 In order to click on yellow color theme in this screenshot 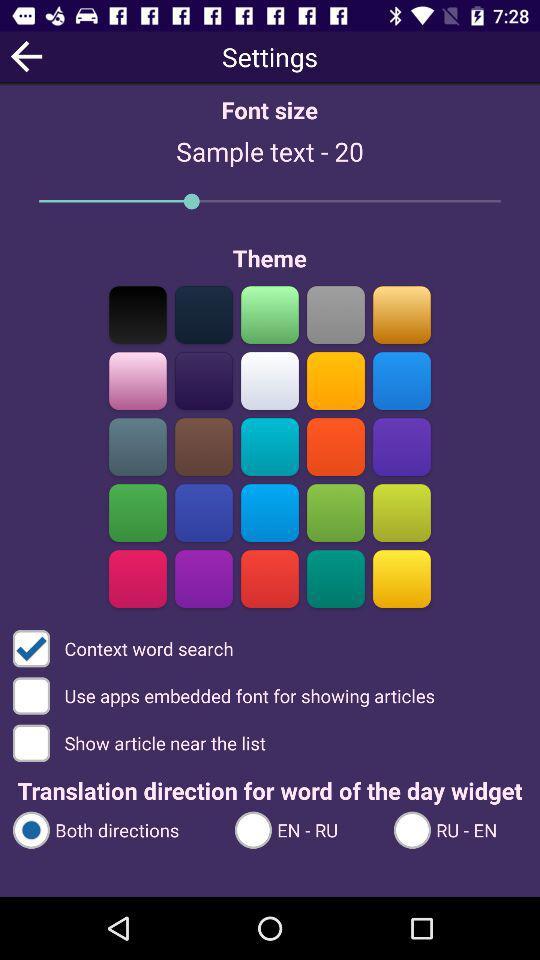, I will do `click(401, 578)`.